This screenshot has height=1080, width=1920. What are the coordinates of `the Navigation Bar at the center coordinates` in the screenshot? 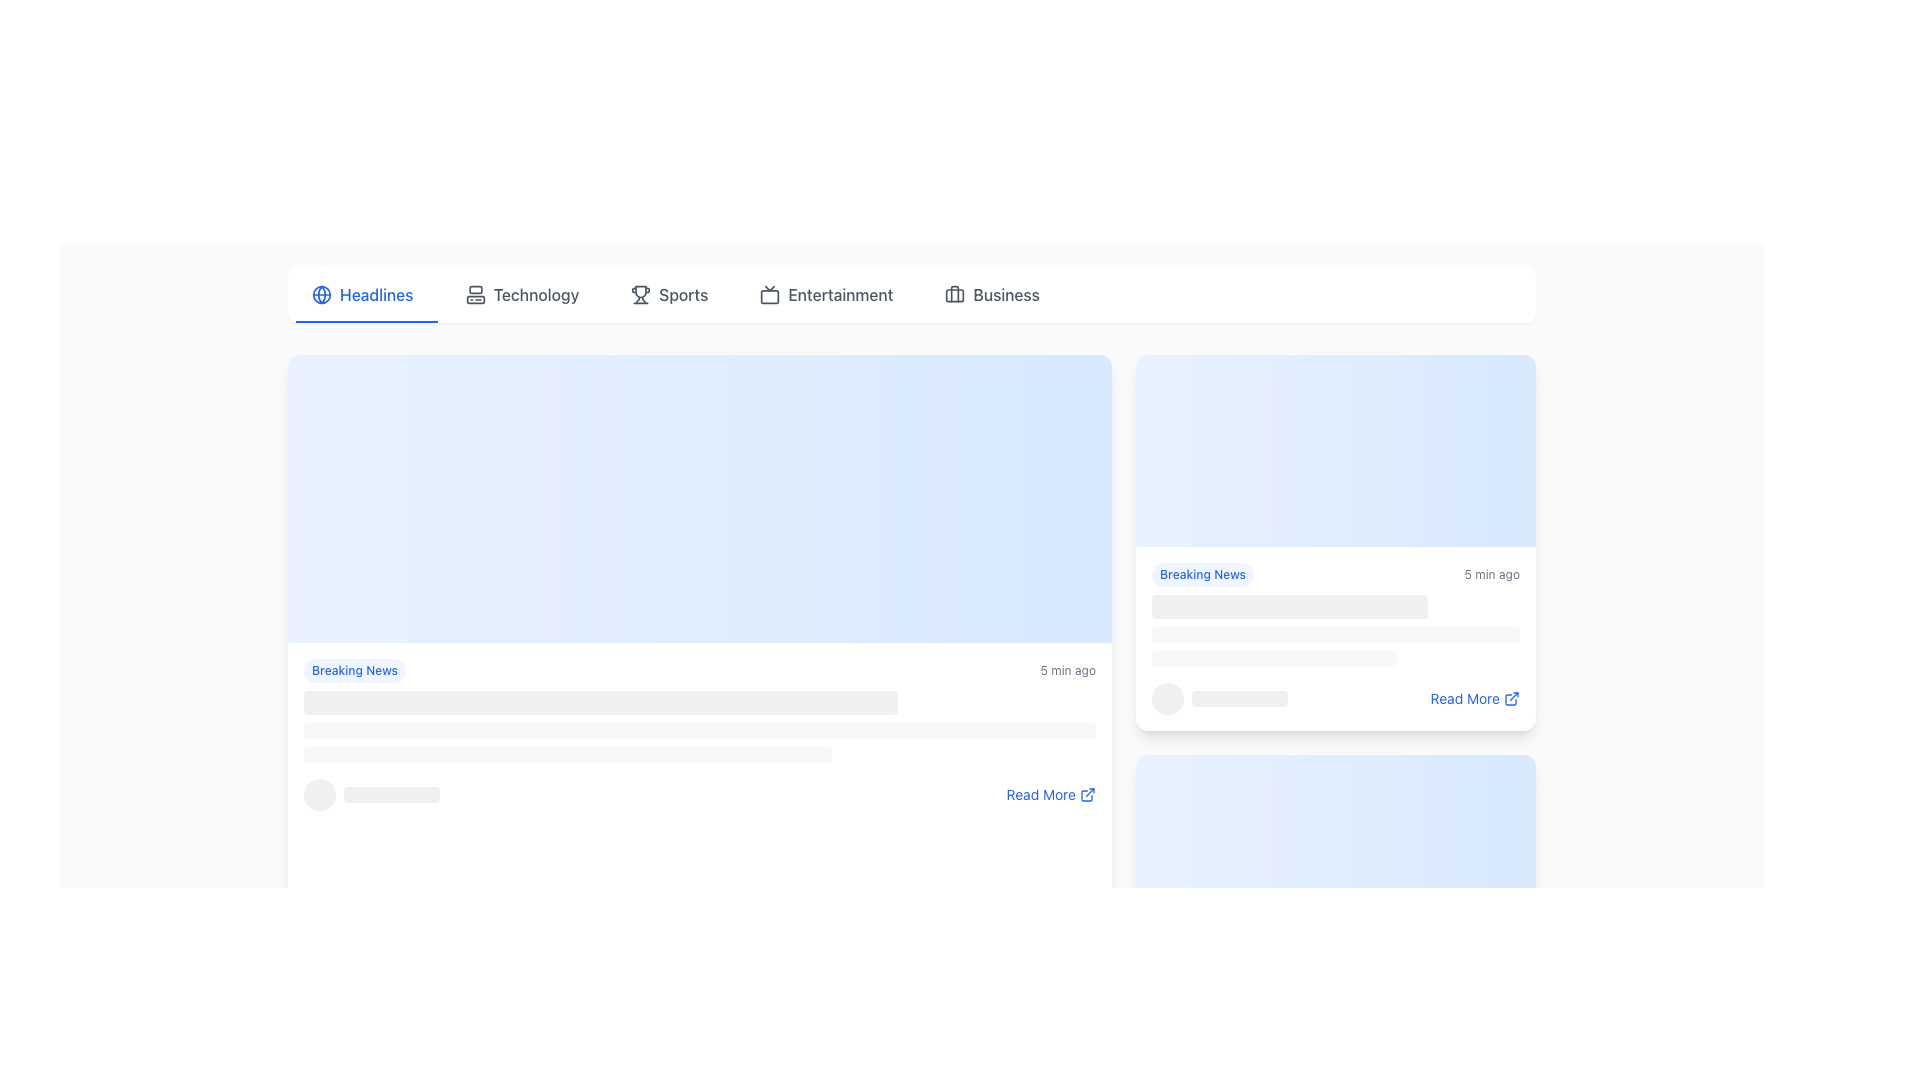 It's located at (911, 294).